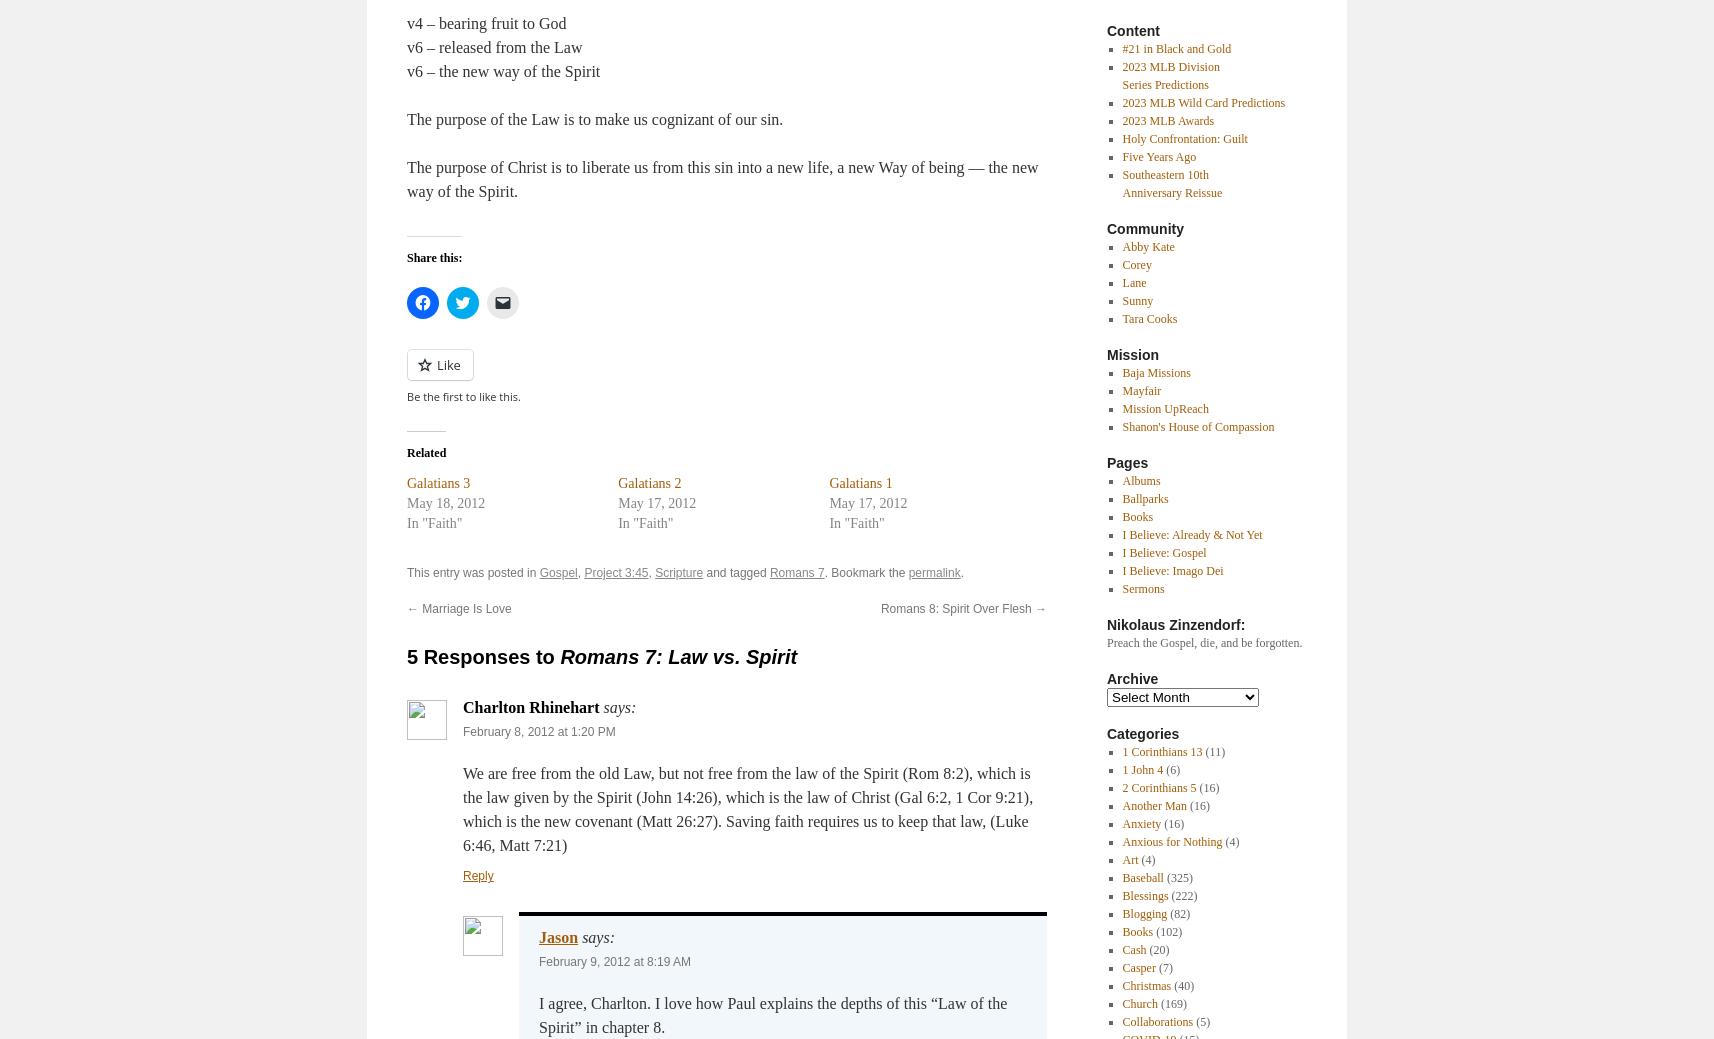  I want to click on 'Romans 7: Law vs. Spirit', so click(677, 656).